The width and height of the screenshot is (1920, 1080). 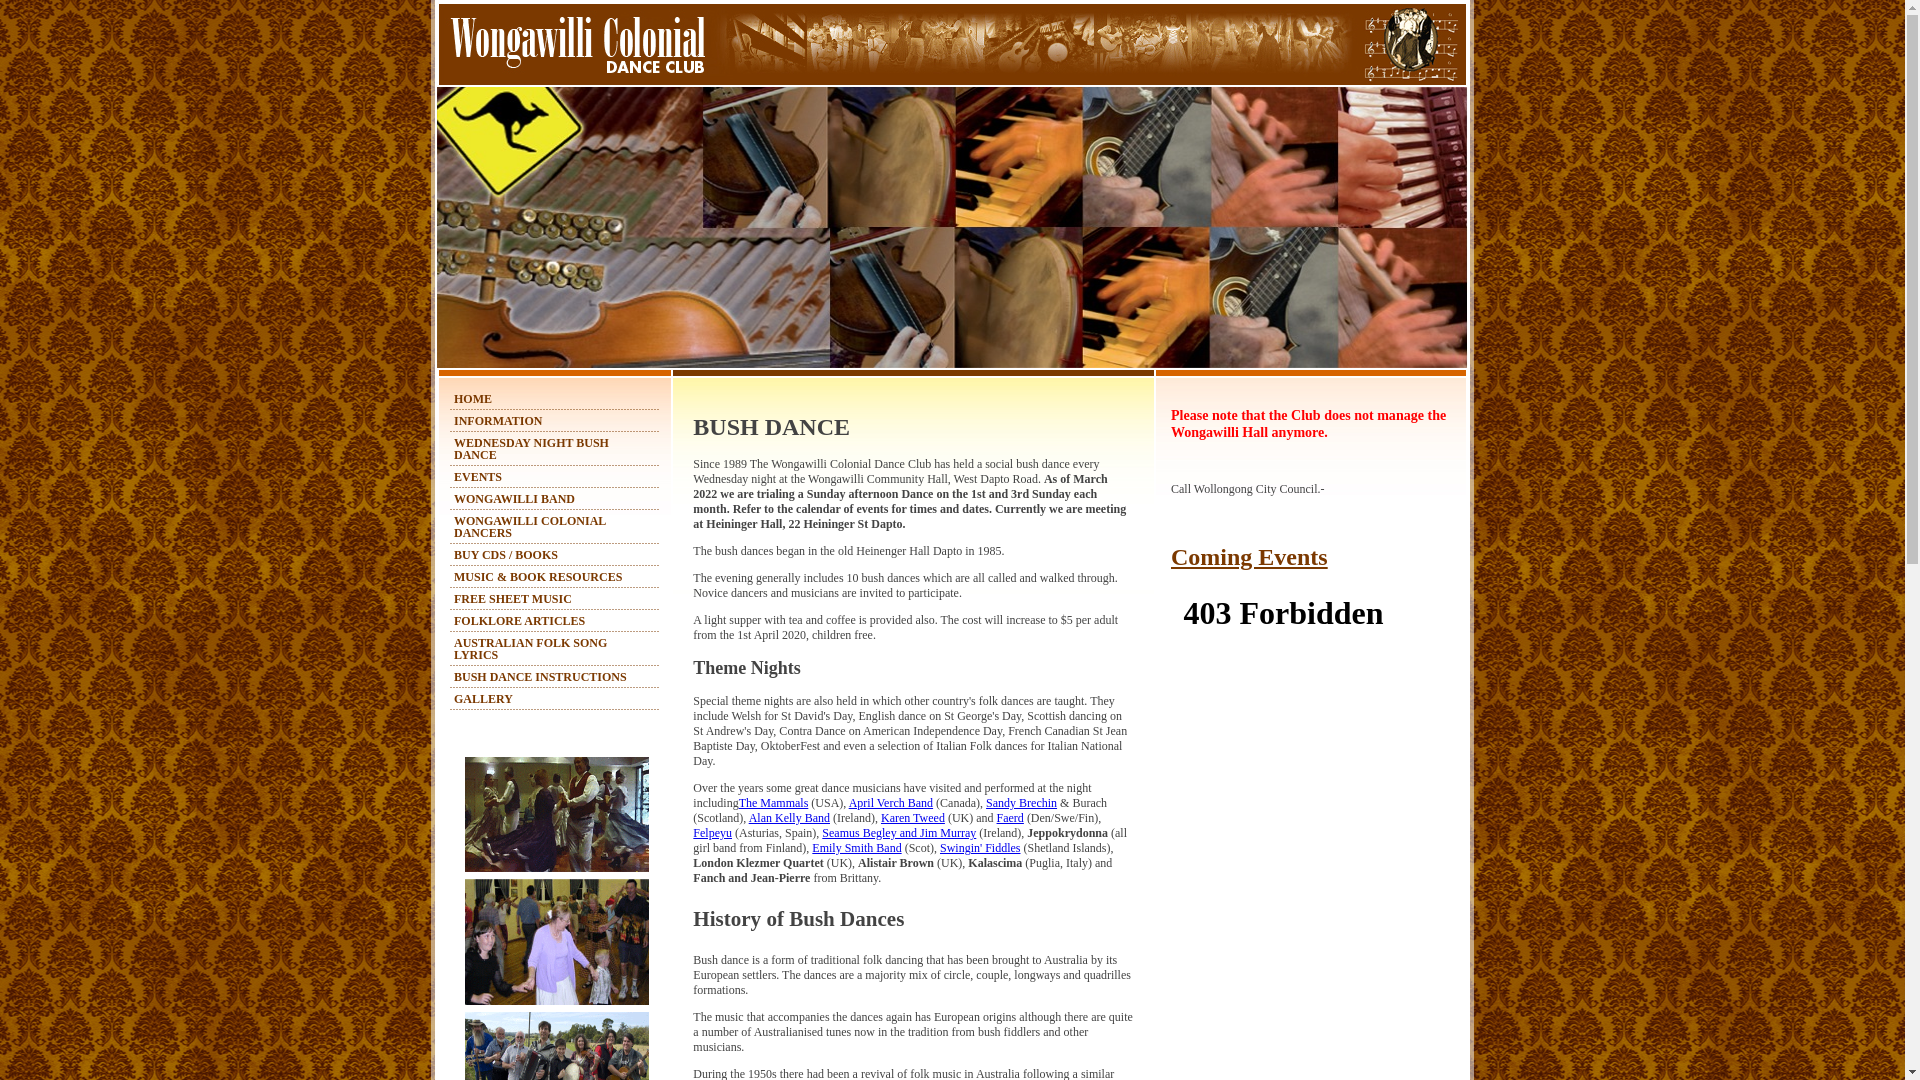 I want to click on 'INFORMATION', so click(x=453, y=419).